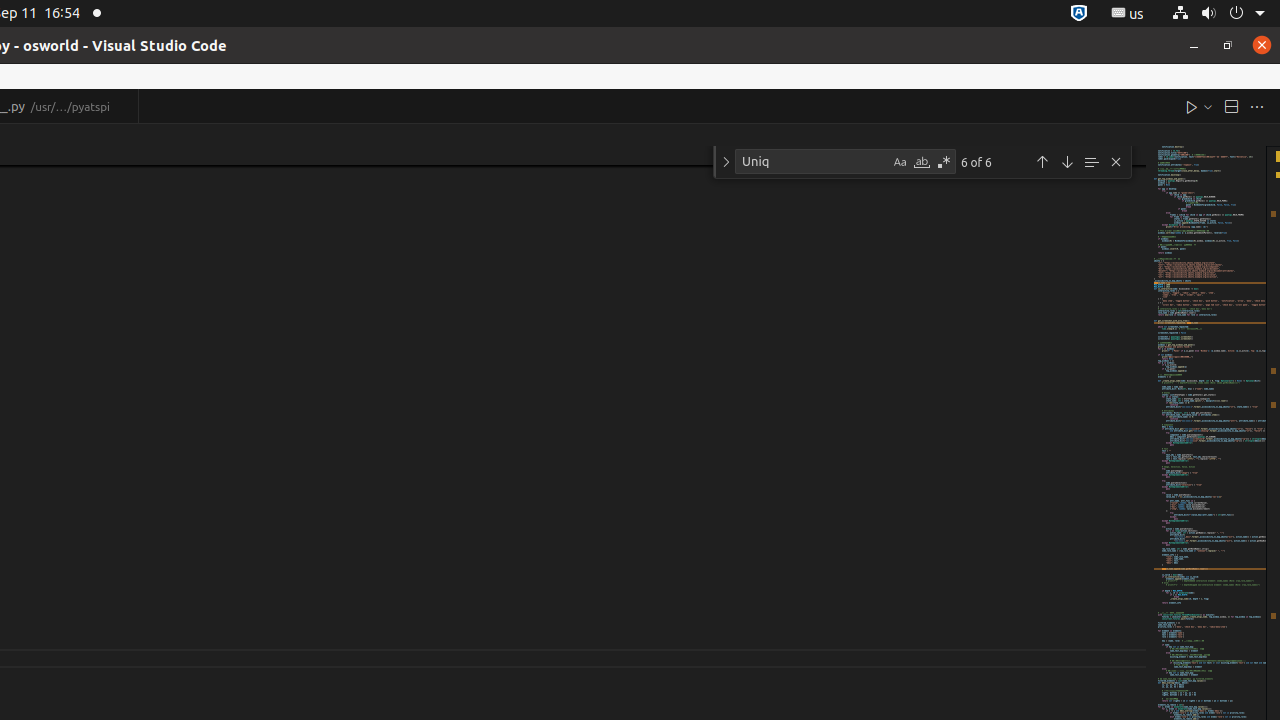  I want to click on 'More Actions...', so click(1255, 106).